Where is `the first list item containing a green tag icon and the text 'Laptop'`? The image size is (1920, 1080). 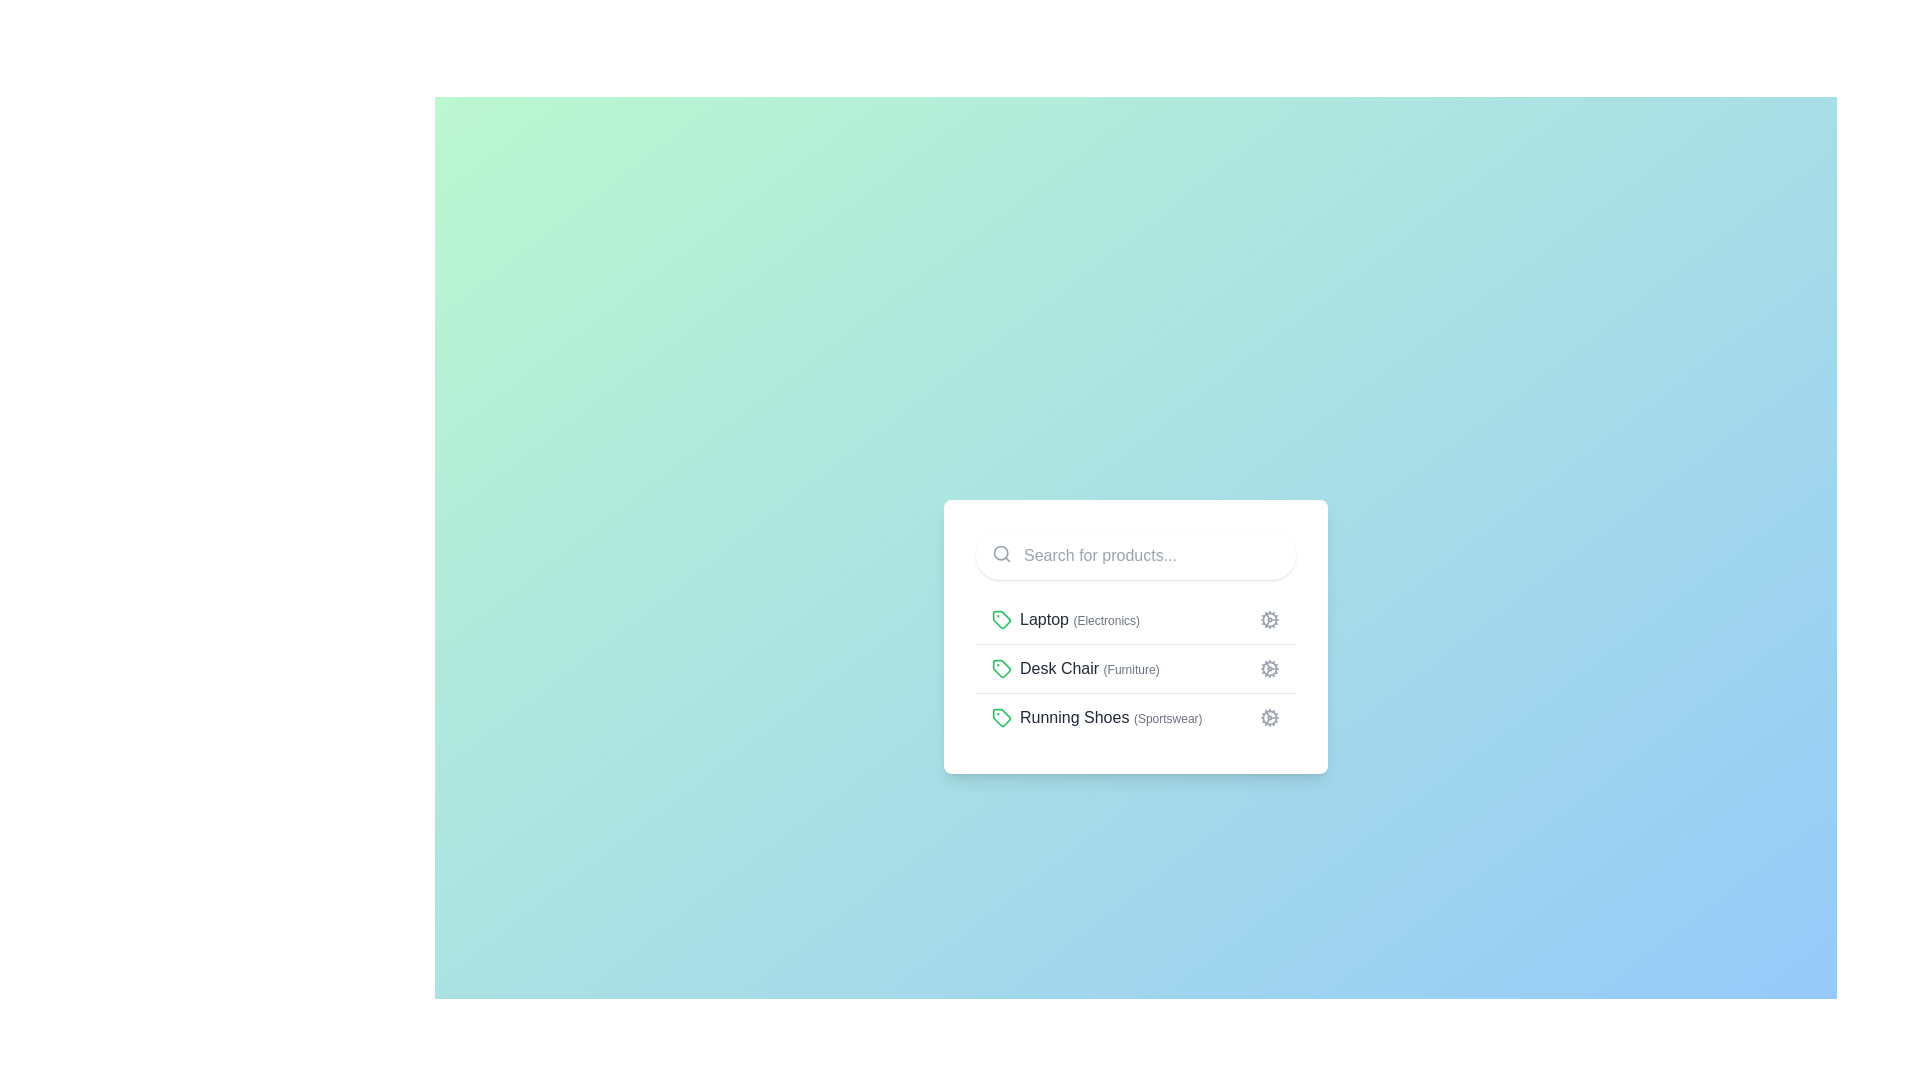 the first list item containing a green tag icon and the text 'Laptop' is located at coordinates (1136, 619).